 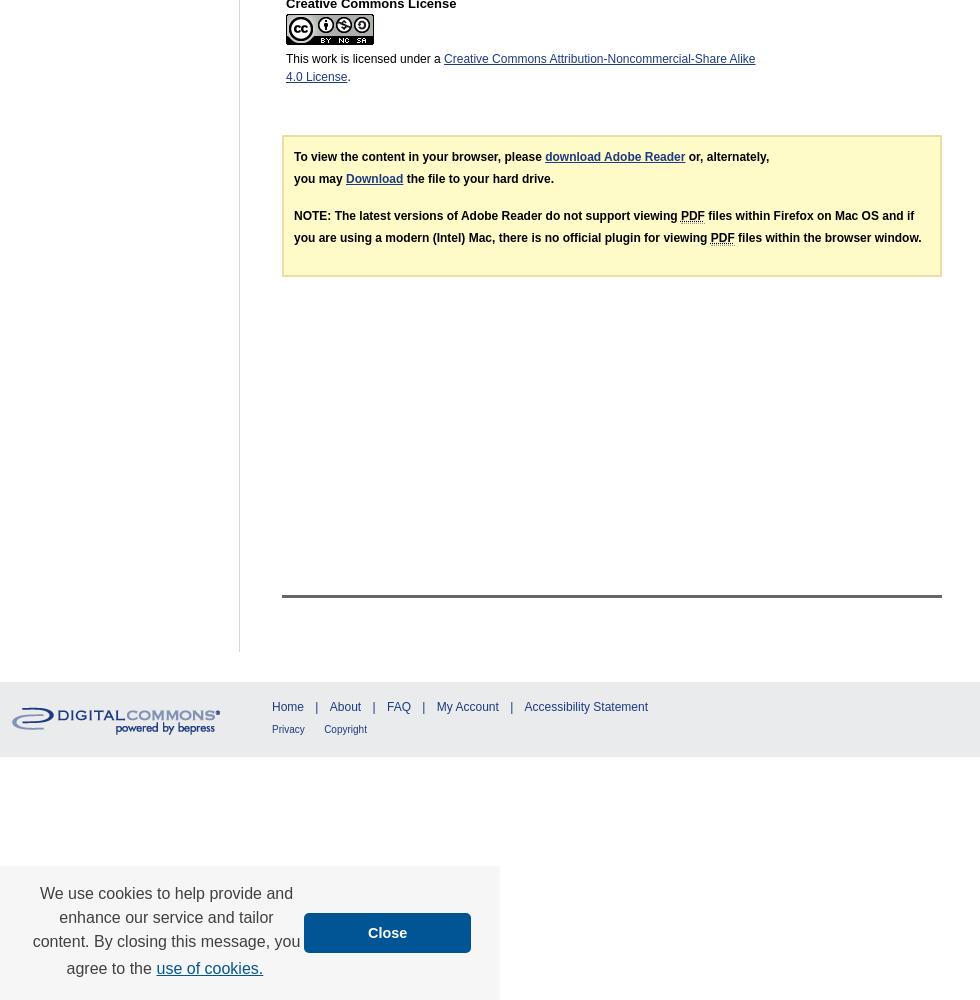 What do you see at coordinates (319, 178) in the screenshot?
I see `'you may'` at bounding box center [319, 178].